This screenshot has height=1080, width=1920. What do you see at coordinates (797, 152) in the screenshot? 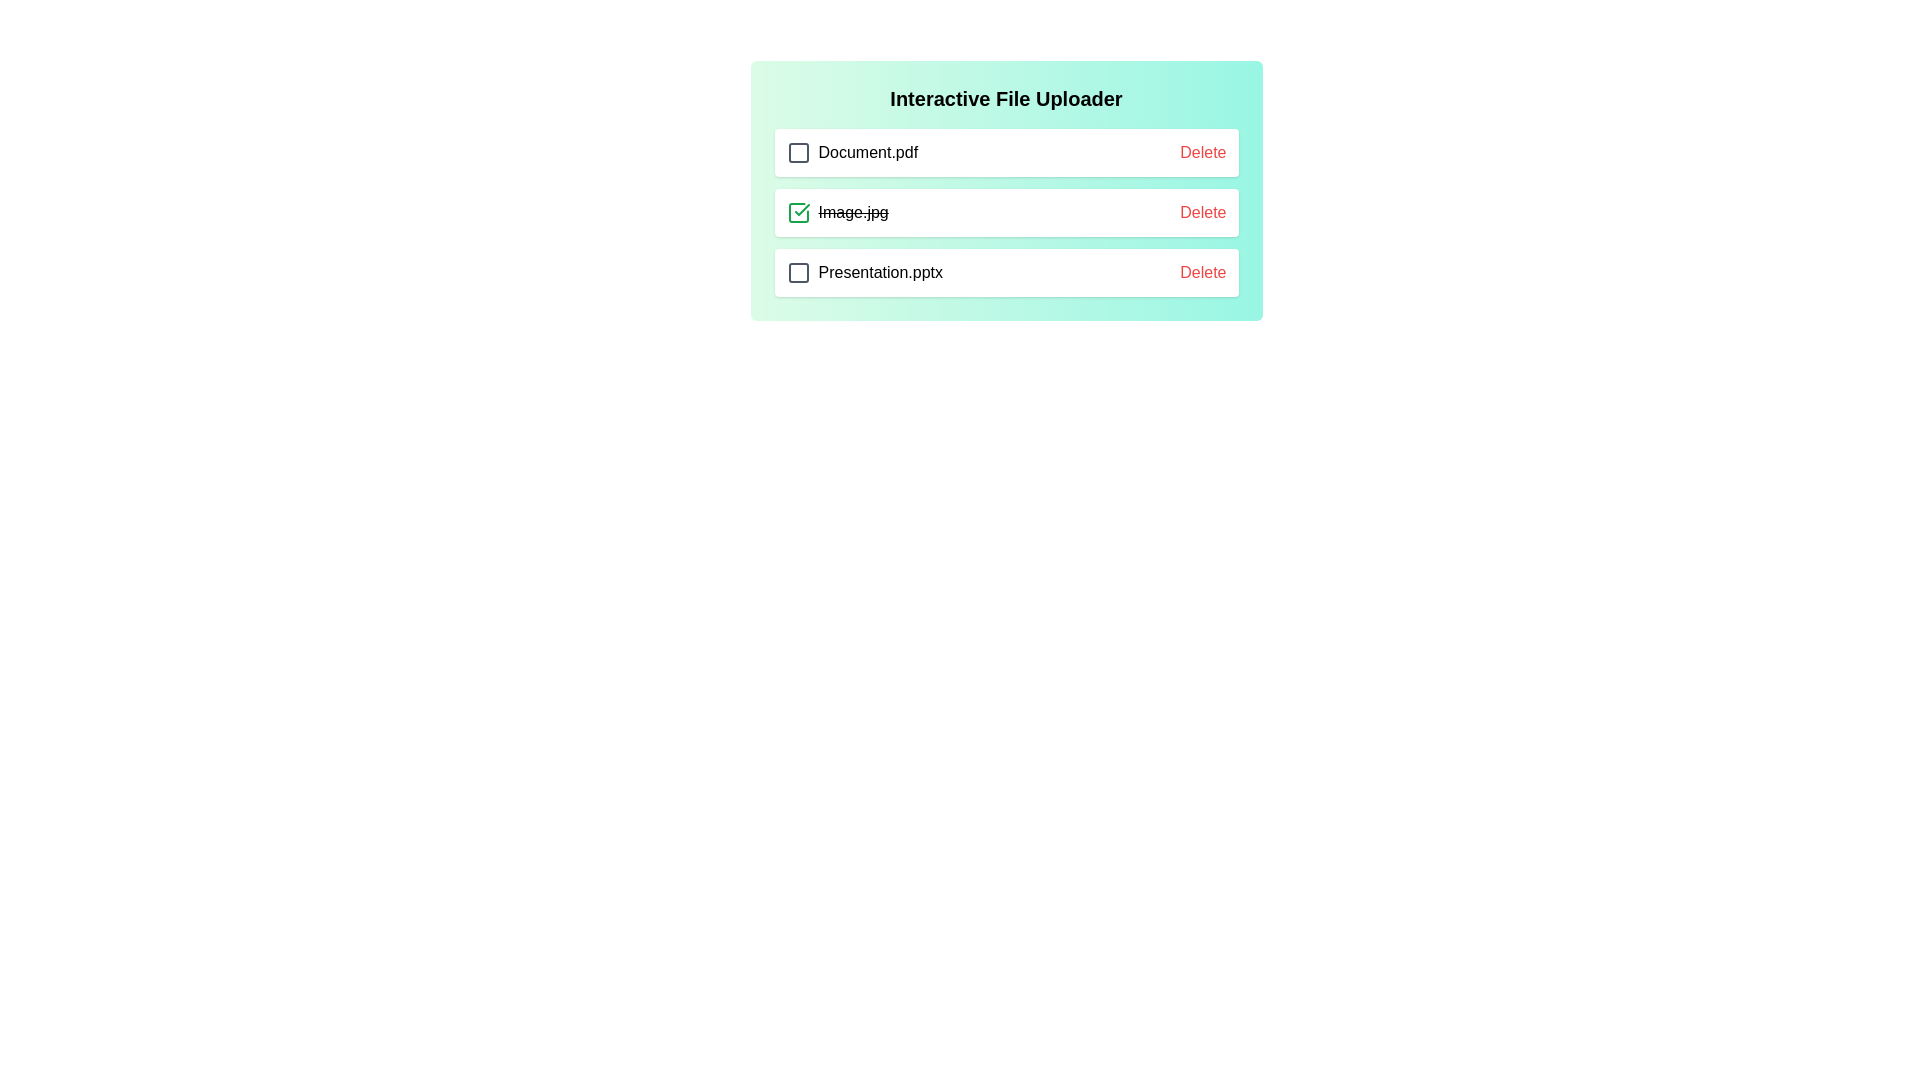
I see `the checkbox for the file Document.pdf` at bounding box center [797, 152].